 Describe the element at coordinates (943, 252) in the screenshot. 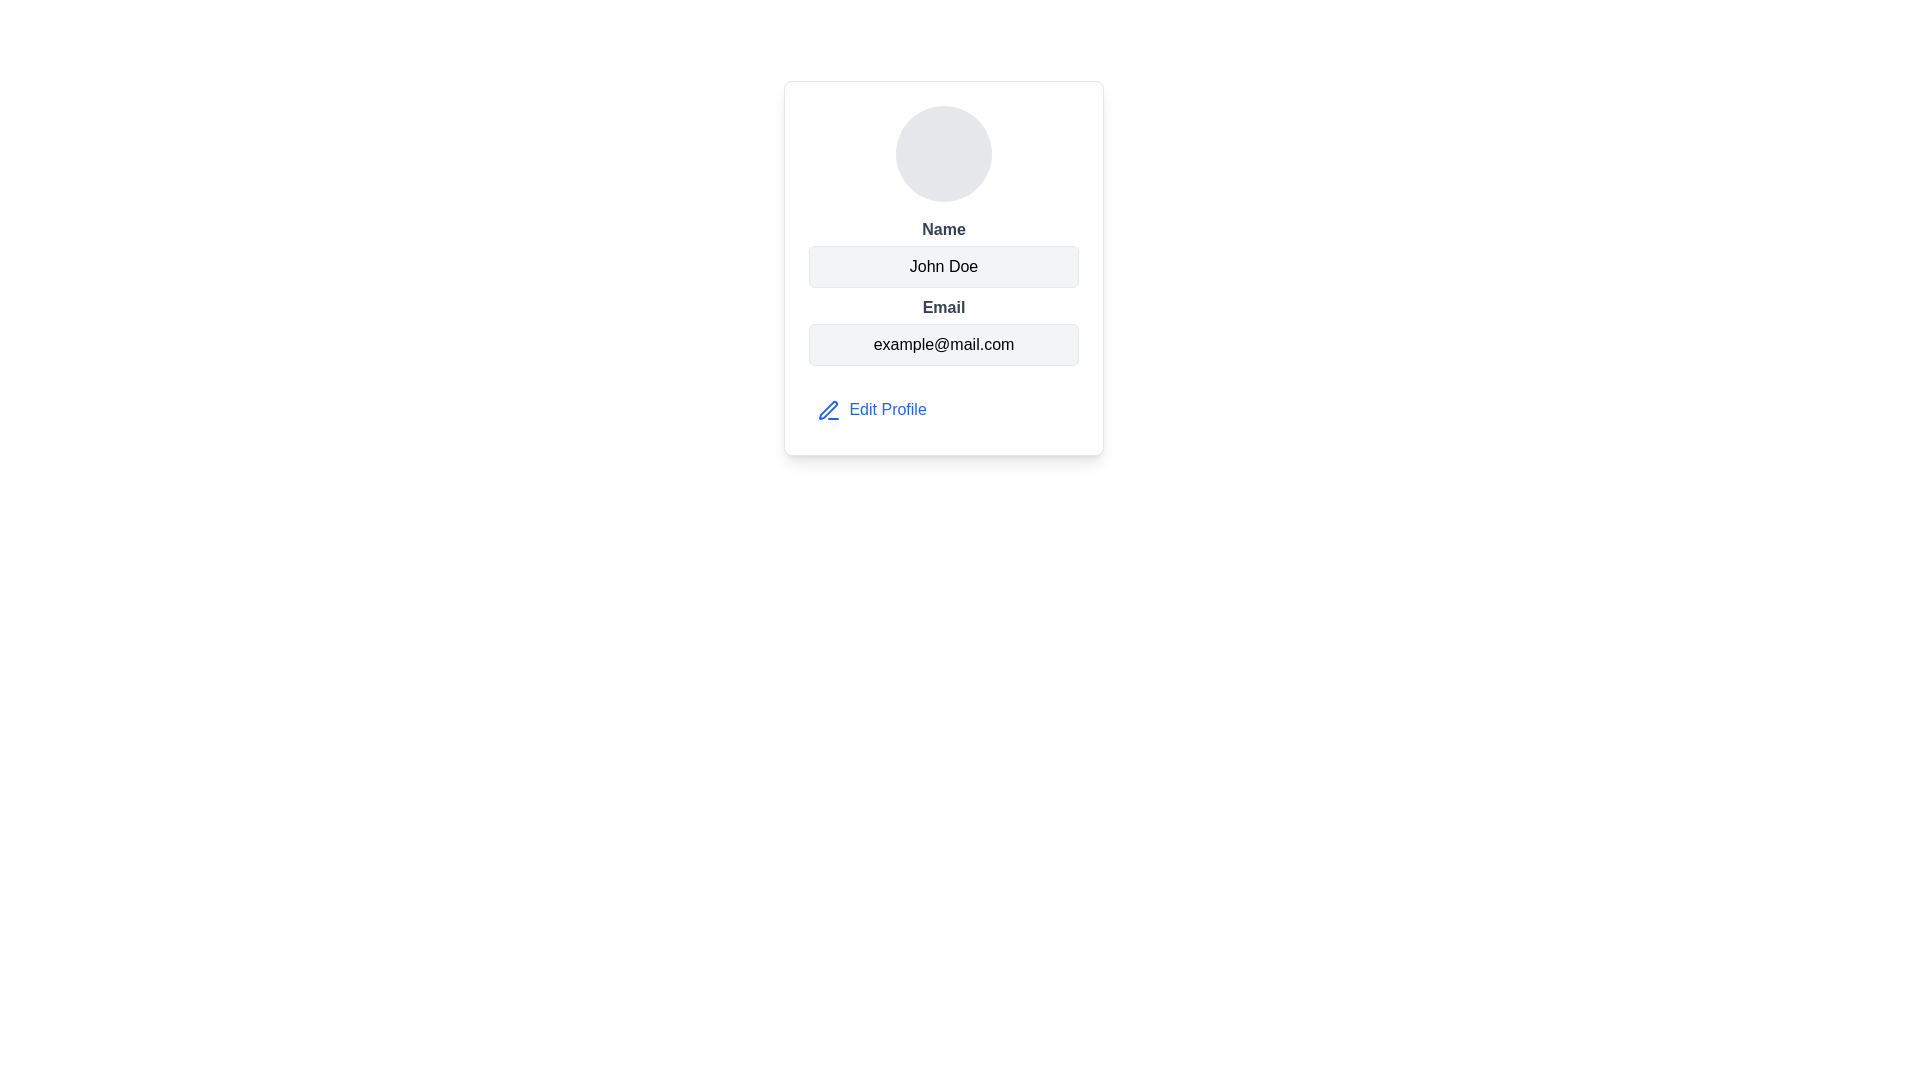

I see `displayed name information from the Informational field, which shows 'John Doe' below the 'Name' label` at that location.